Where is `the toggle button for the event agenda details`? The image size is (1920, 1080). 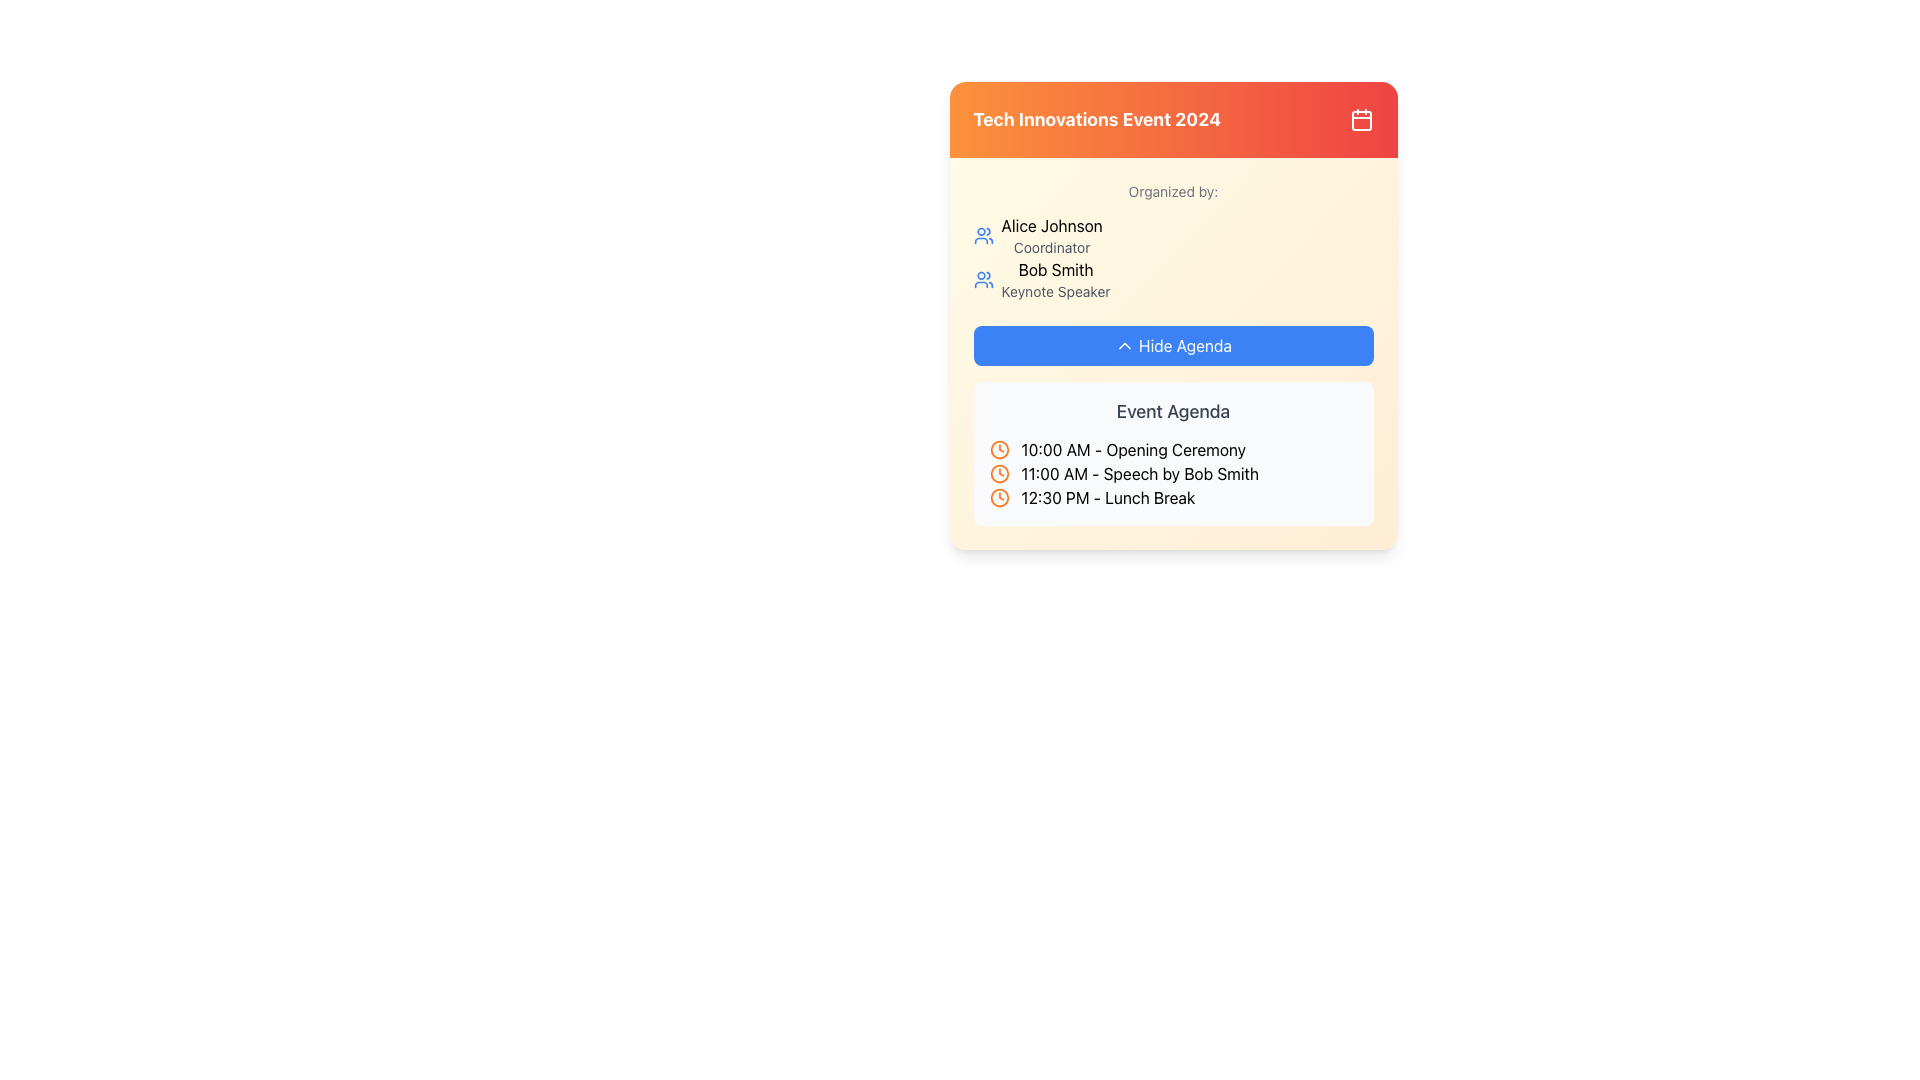
the toggle button for the event agenda details is located at coordinates (1173, 345).